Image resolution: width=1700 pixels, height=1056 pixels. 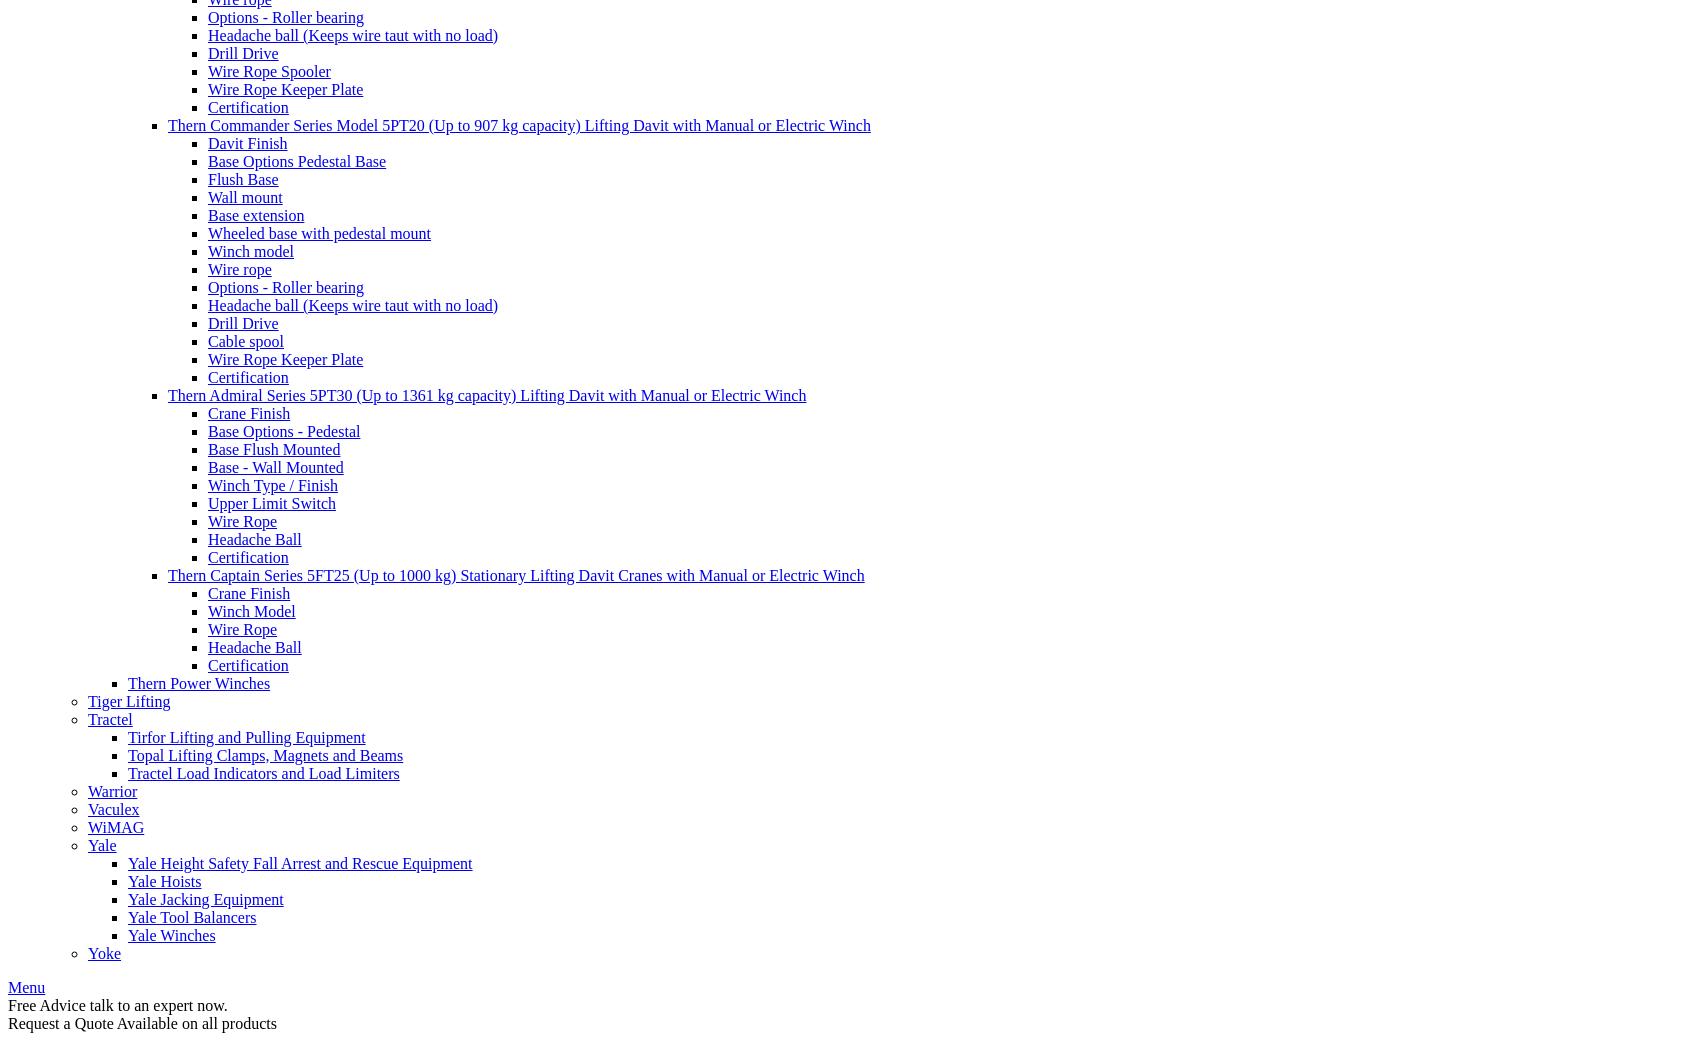 I want to click on 'Thern Power Winches', so click(x=127, y=682).